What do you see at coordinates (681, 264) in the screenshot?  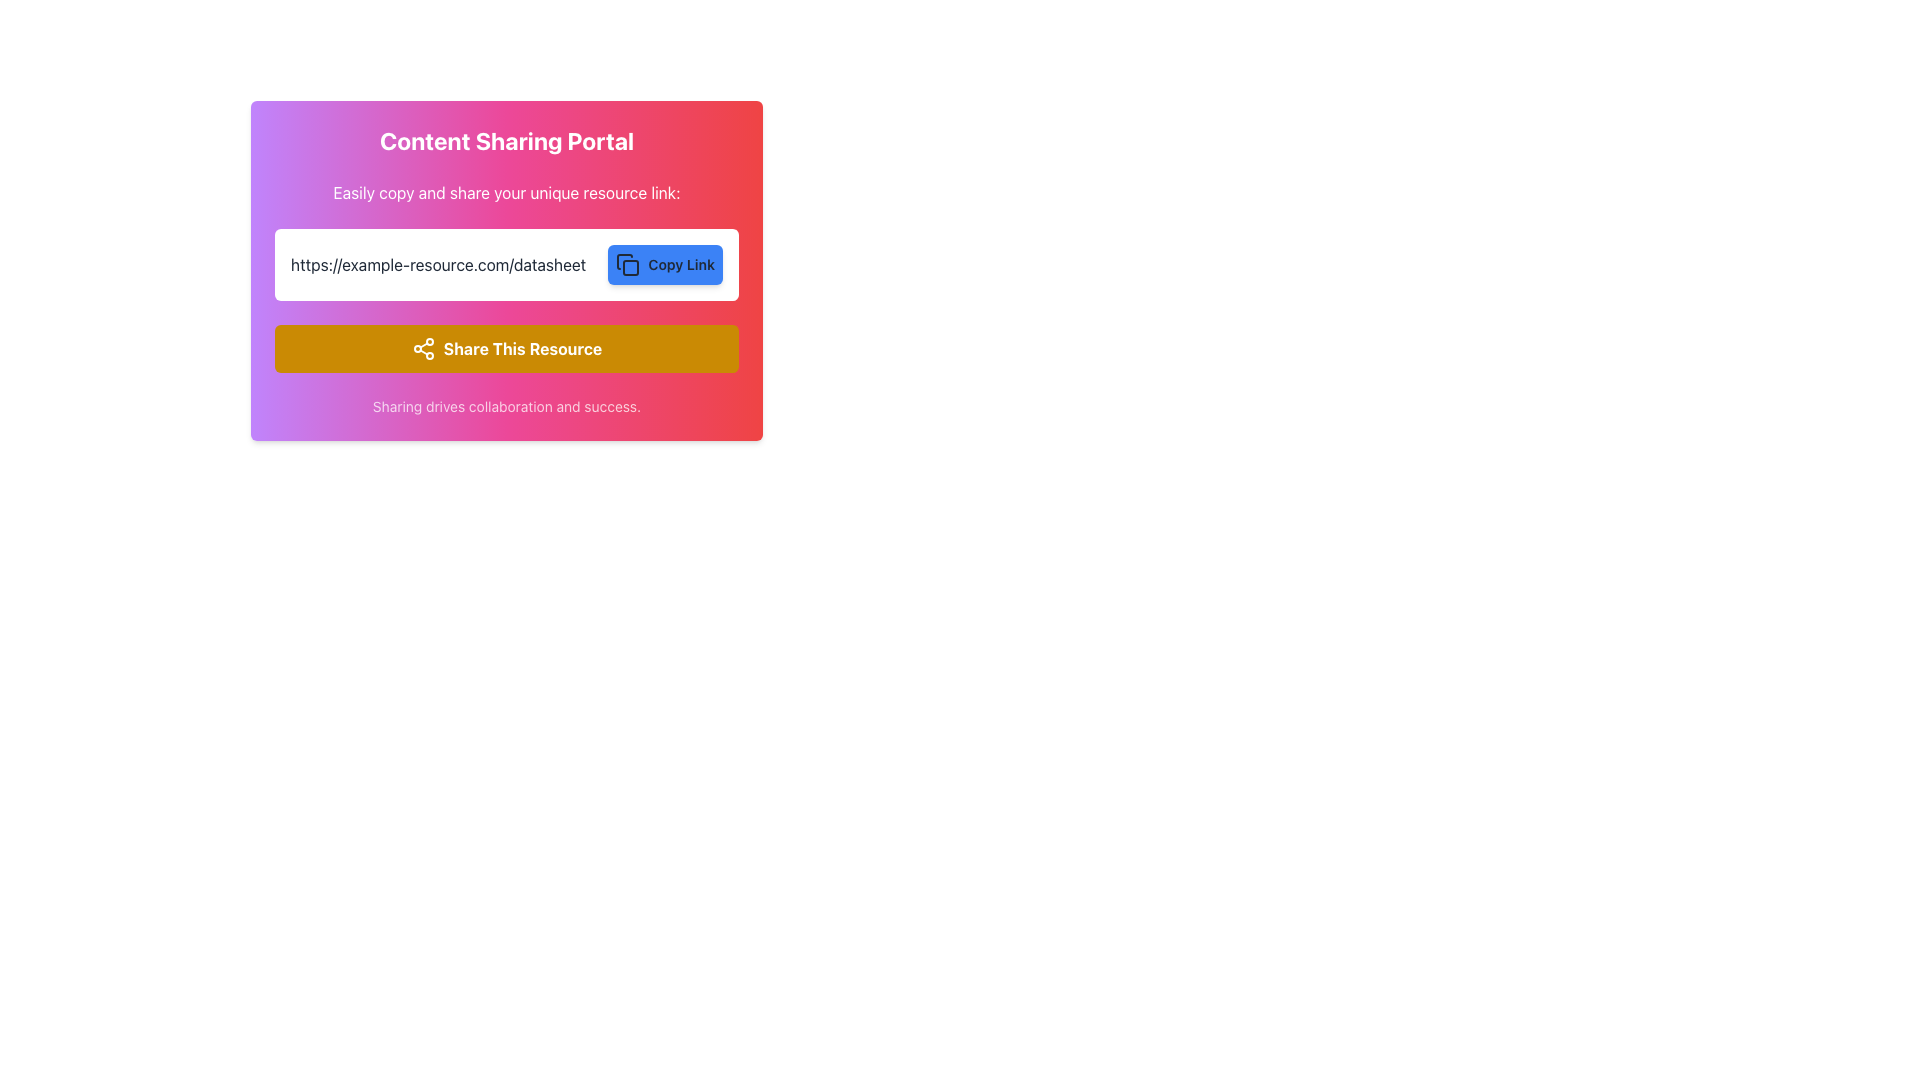 I see `the Text Label inside the blue button labeled 'Copy Link', which indicates the purpose to copy the adjacent link when interacted with` at bounding box center [681, 264].